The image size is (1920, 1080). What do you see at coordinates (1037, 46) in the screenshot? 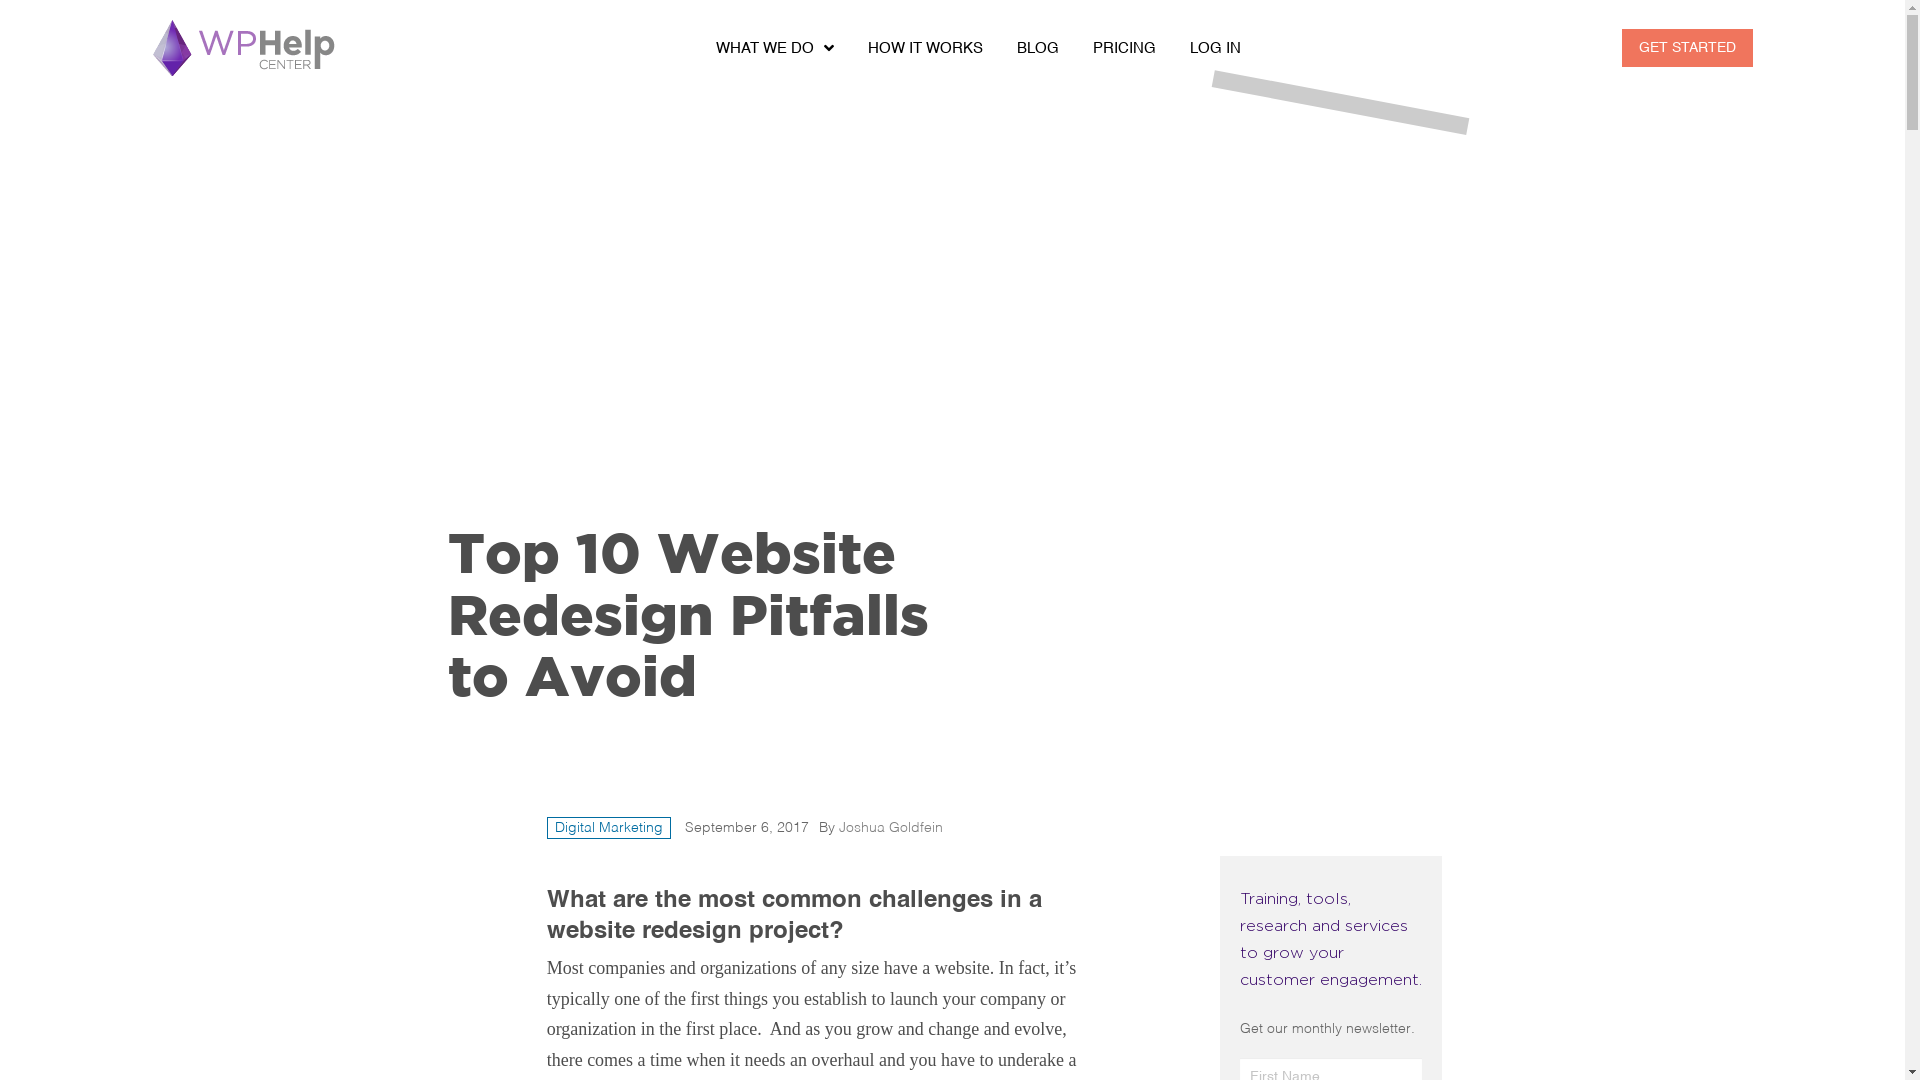
I see `'BLOG'` at bounding box center [1037, 46].